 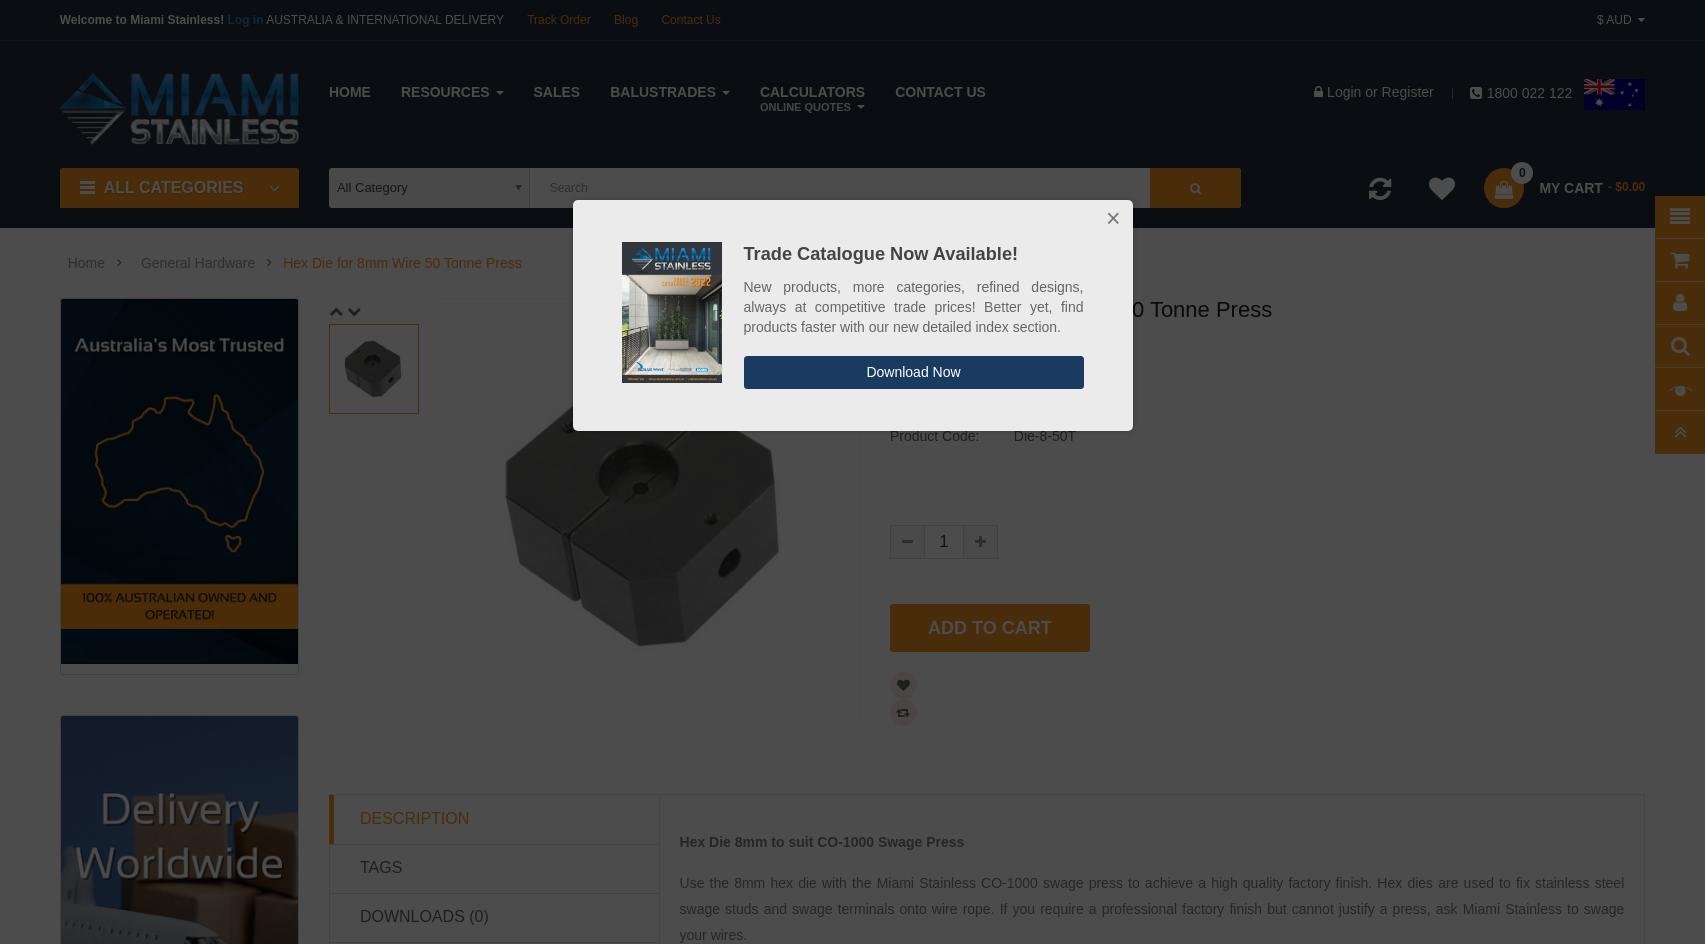 What do you see at coordinates (887, 435) in the screenshot?
I see `'Product Code:'` at bounding box center [887, 435].